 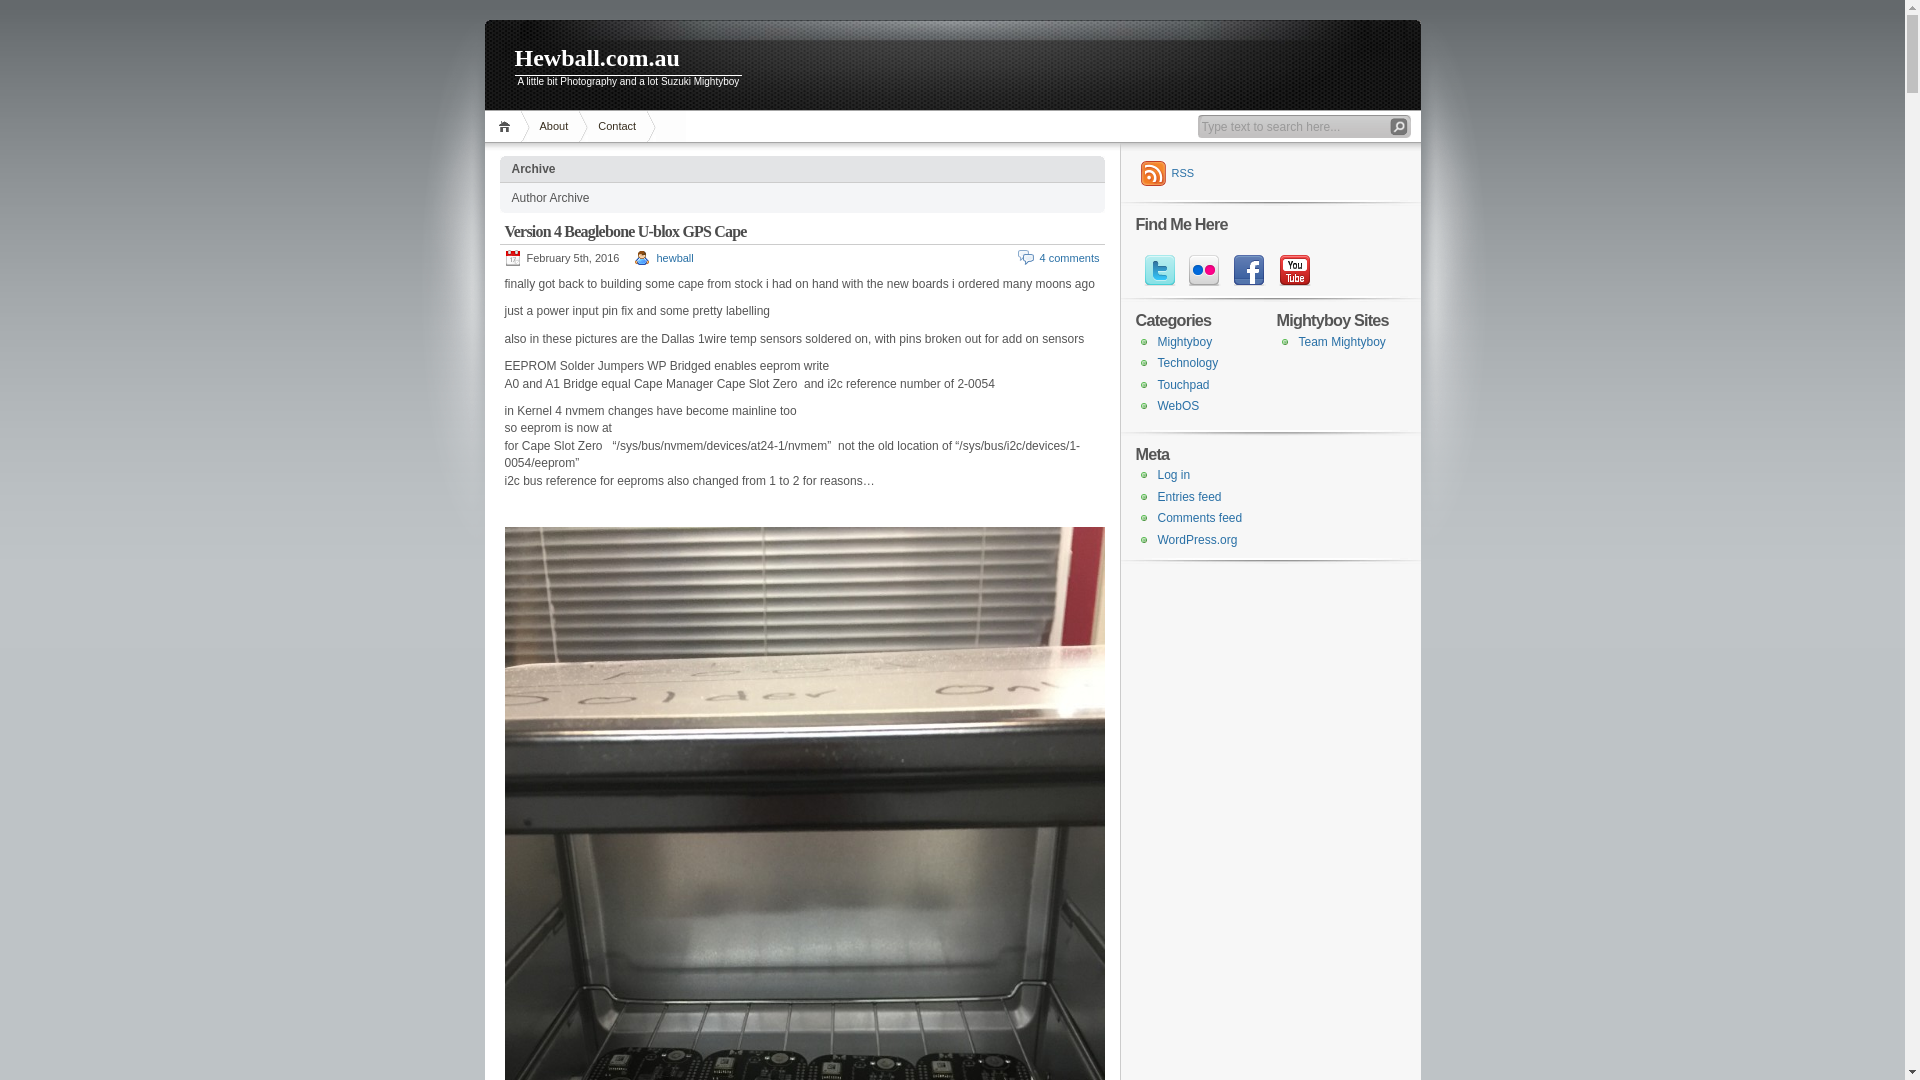 What do you see at coordinates (1158, 270) in the screenshot?
I see `'twitter'` at bounding box center [1158, 270].